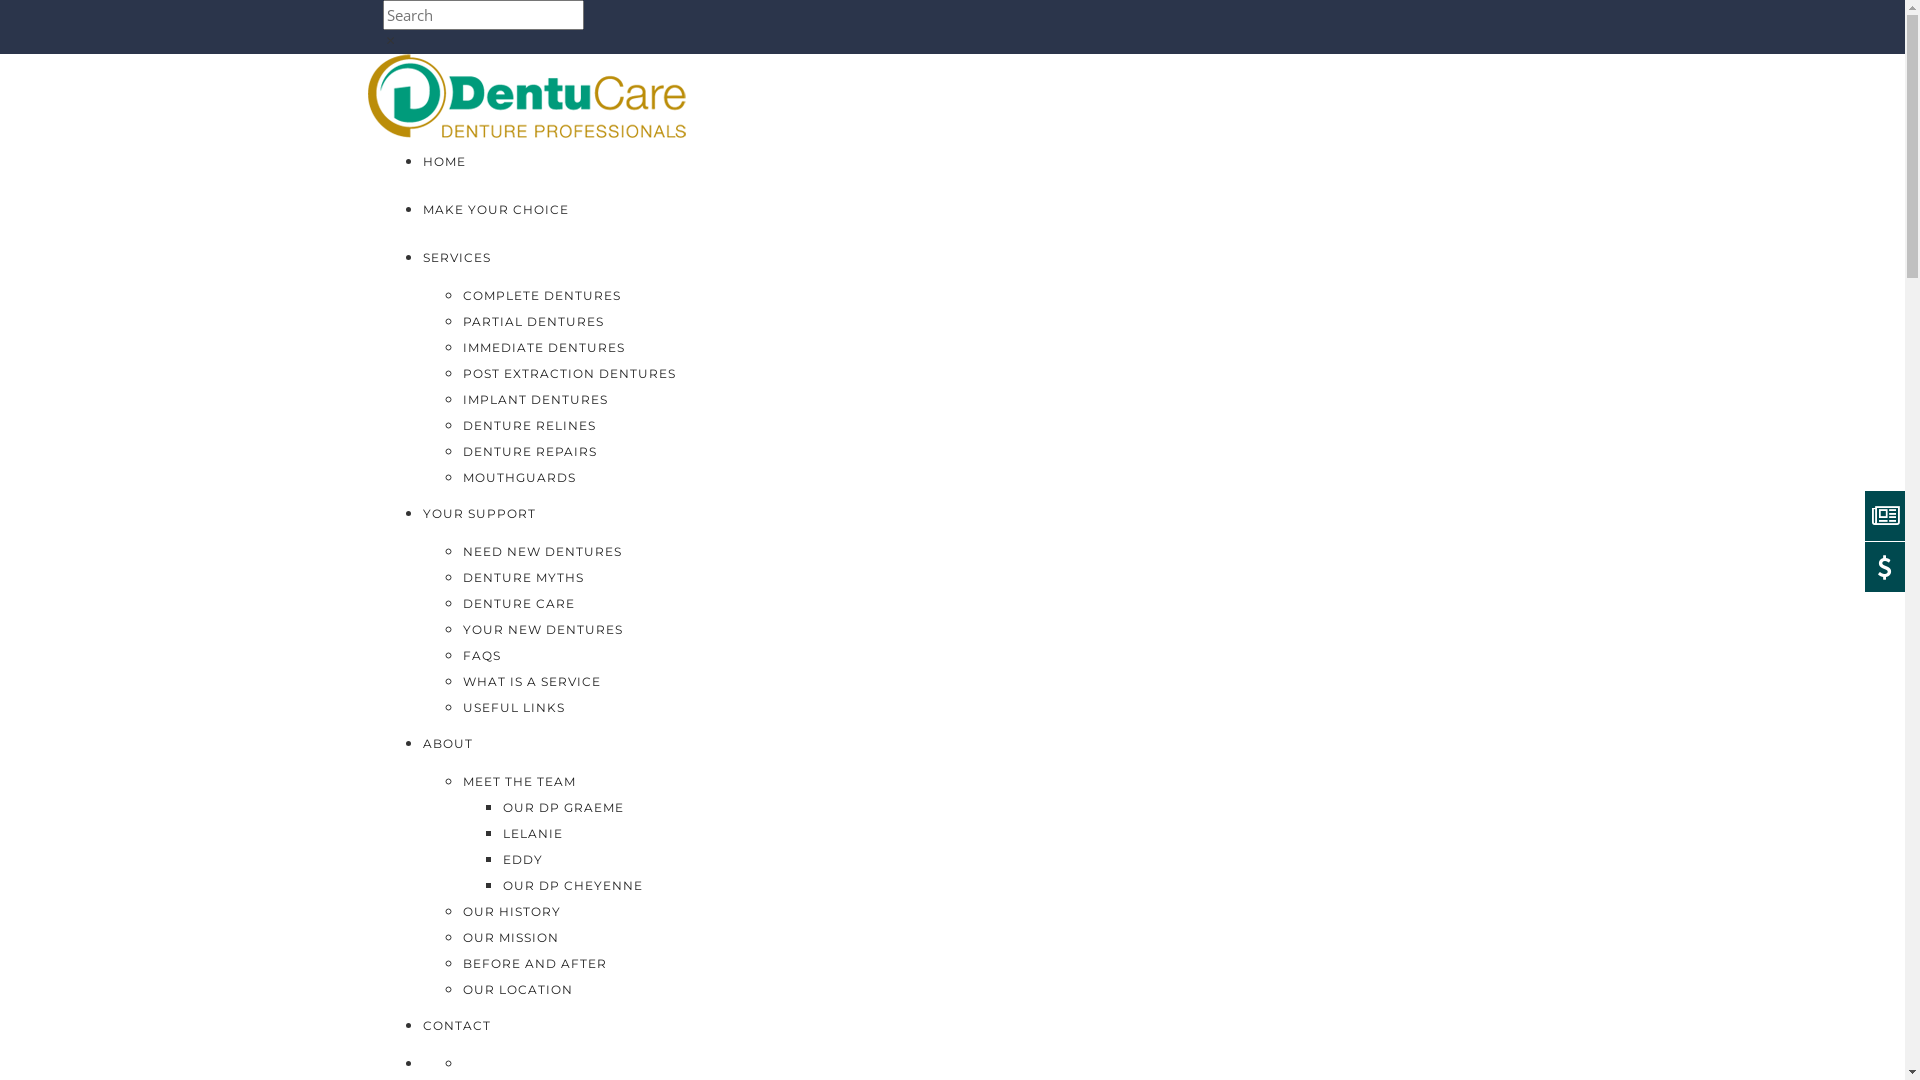 This screenshot has width=1920, height=1080. Describe the element at coordinates (421, 743) in the screenshot. I see `'ABOUT'` at that location.